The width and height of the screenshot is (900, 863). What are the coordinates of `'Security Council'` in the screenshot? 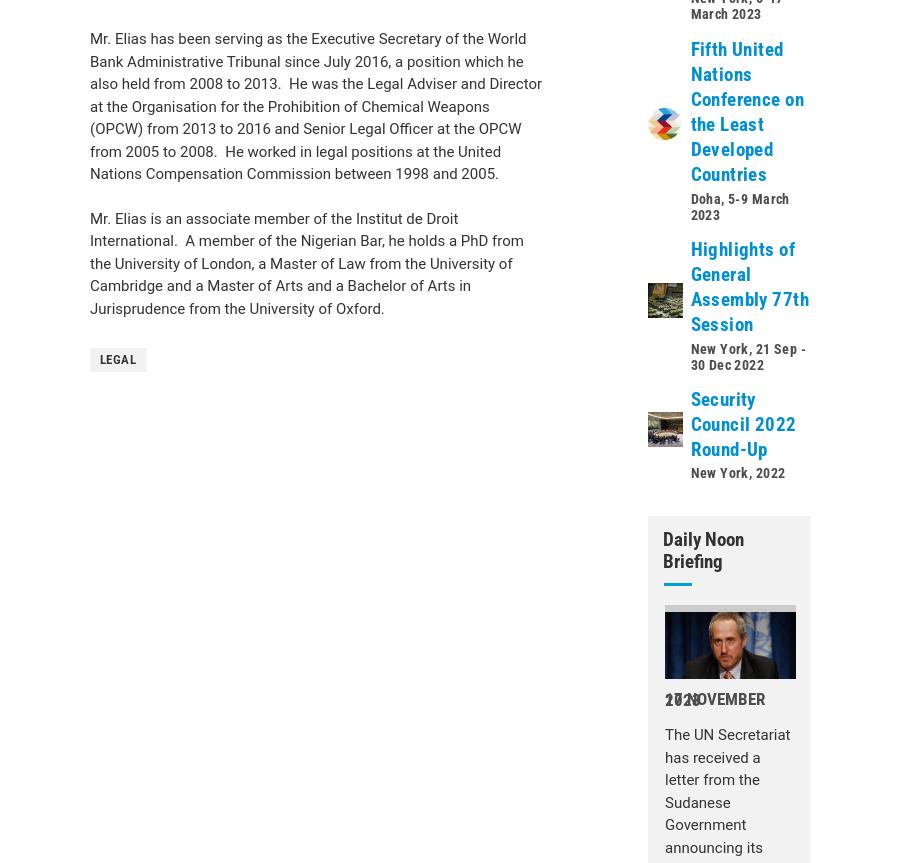 It's located at (162, 273).